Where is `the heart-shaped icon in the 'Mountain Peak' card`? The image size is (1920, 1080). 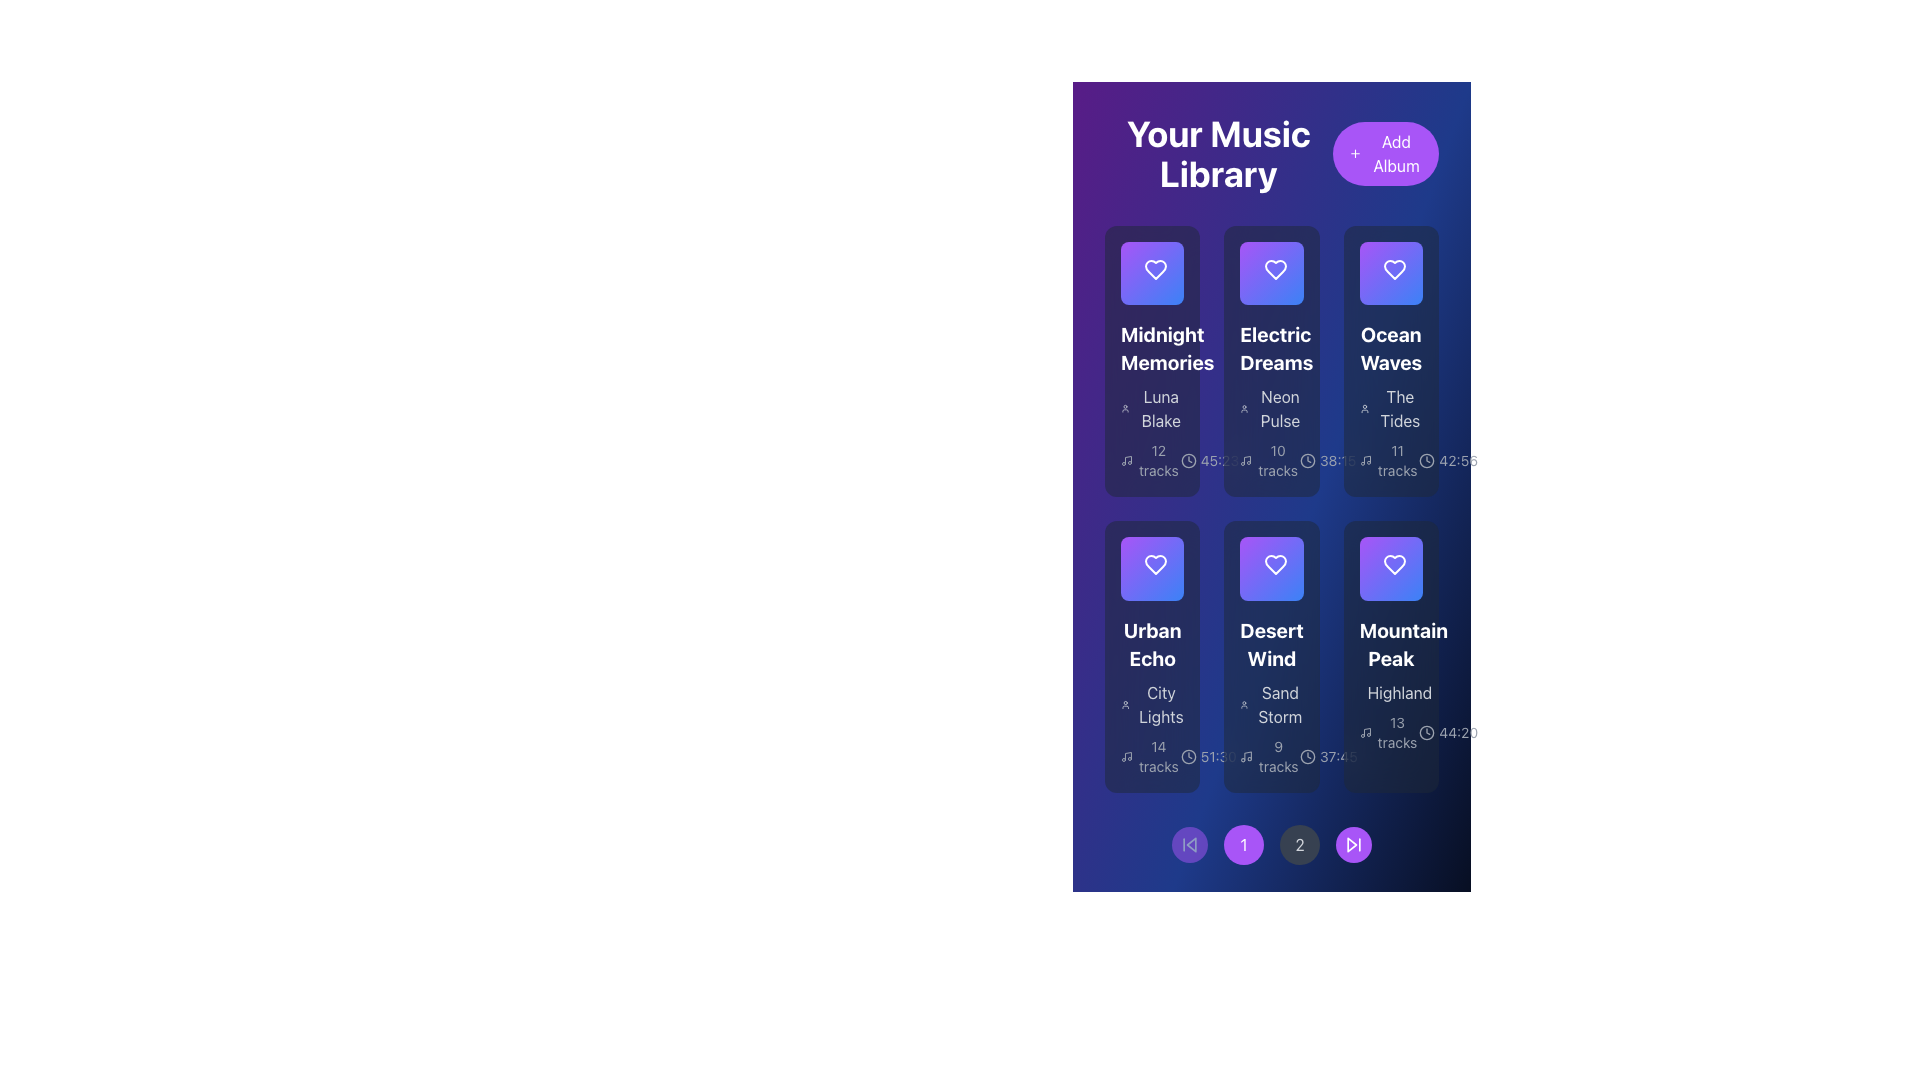 the heart-shaped icon in the 'Mountain Peak' card is located at coordinates (1394, 564).